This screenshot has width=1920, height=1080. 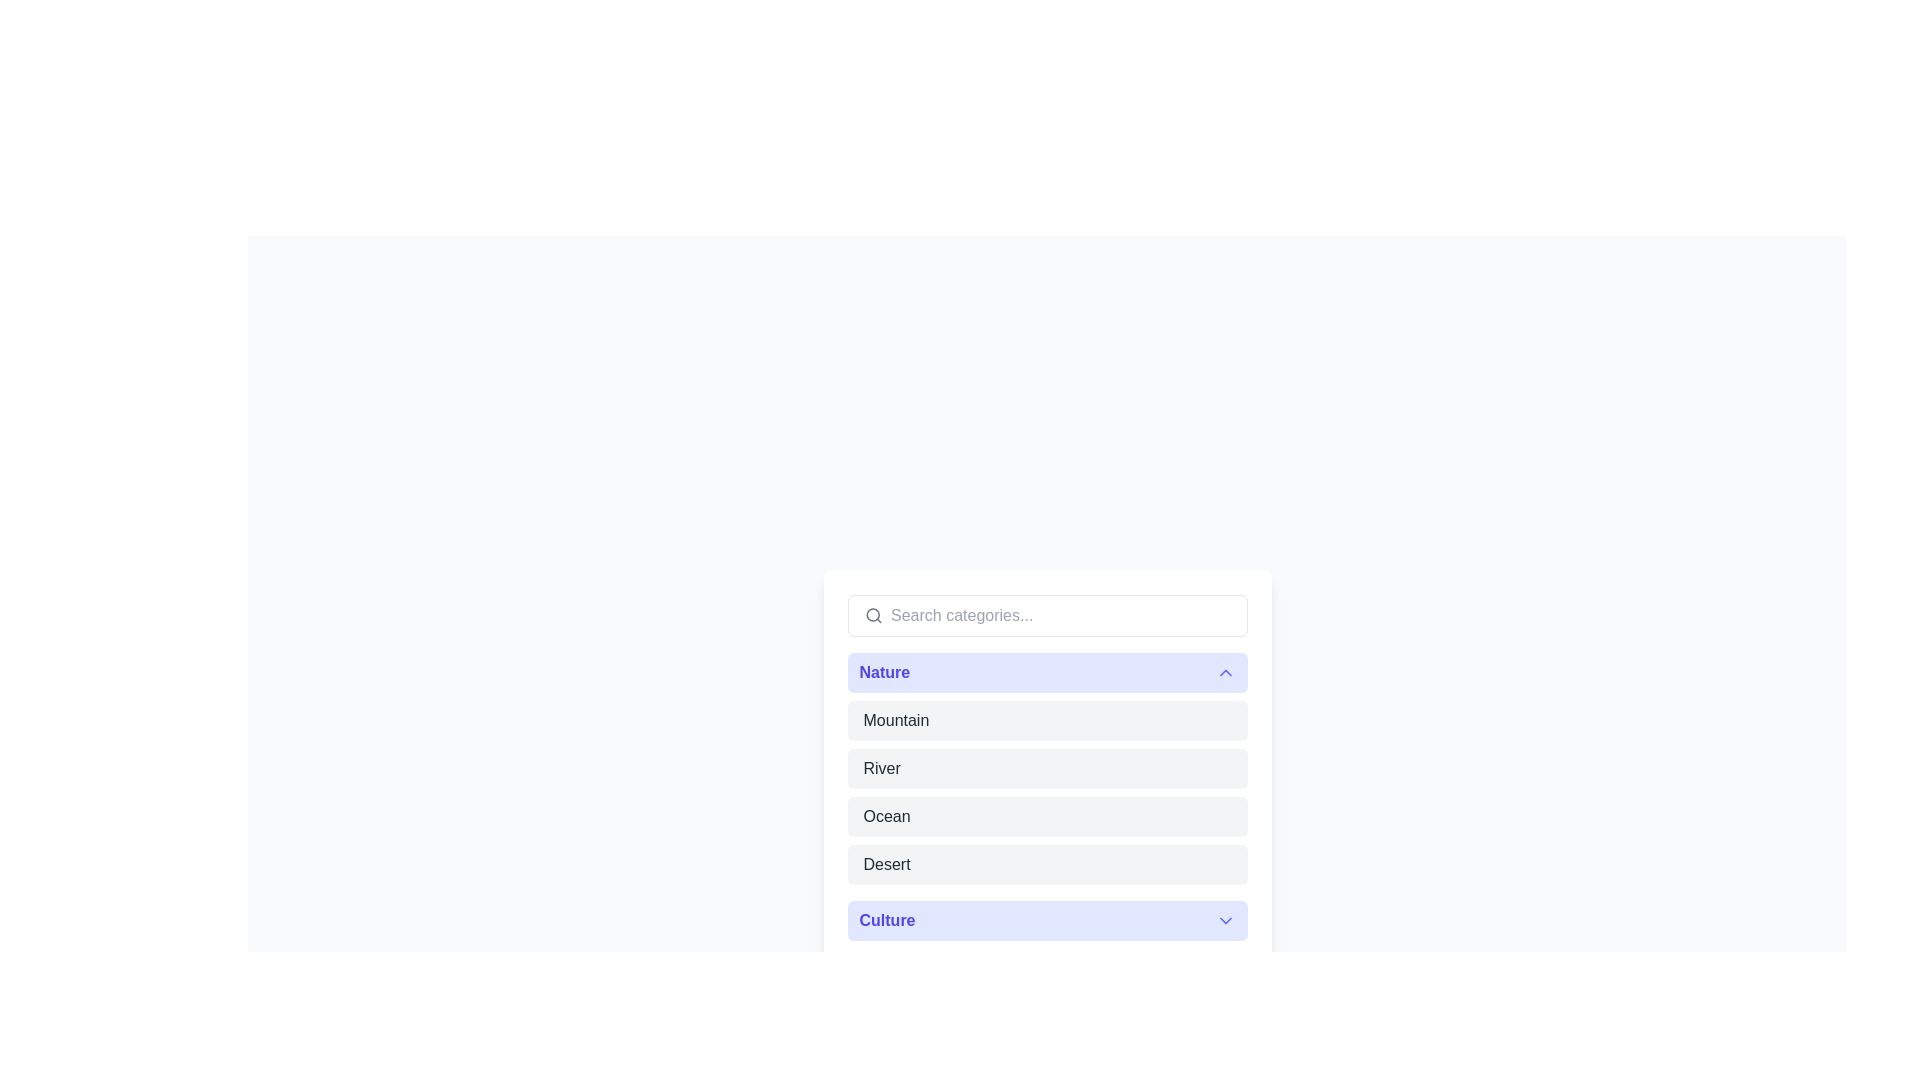 I want to click on the magnifying glass icon located at the leftmost side of the search bar, which indicates search functionality, so click(x=873, y=615).